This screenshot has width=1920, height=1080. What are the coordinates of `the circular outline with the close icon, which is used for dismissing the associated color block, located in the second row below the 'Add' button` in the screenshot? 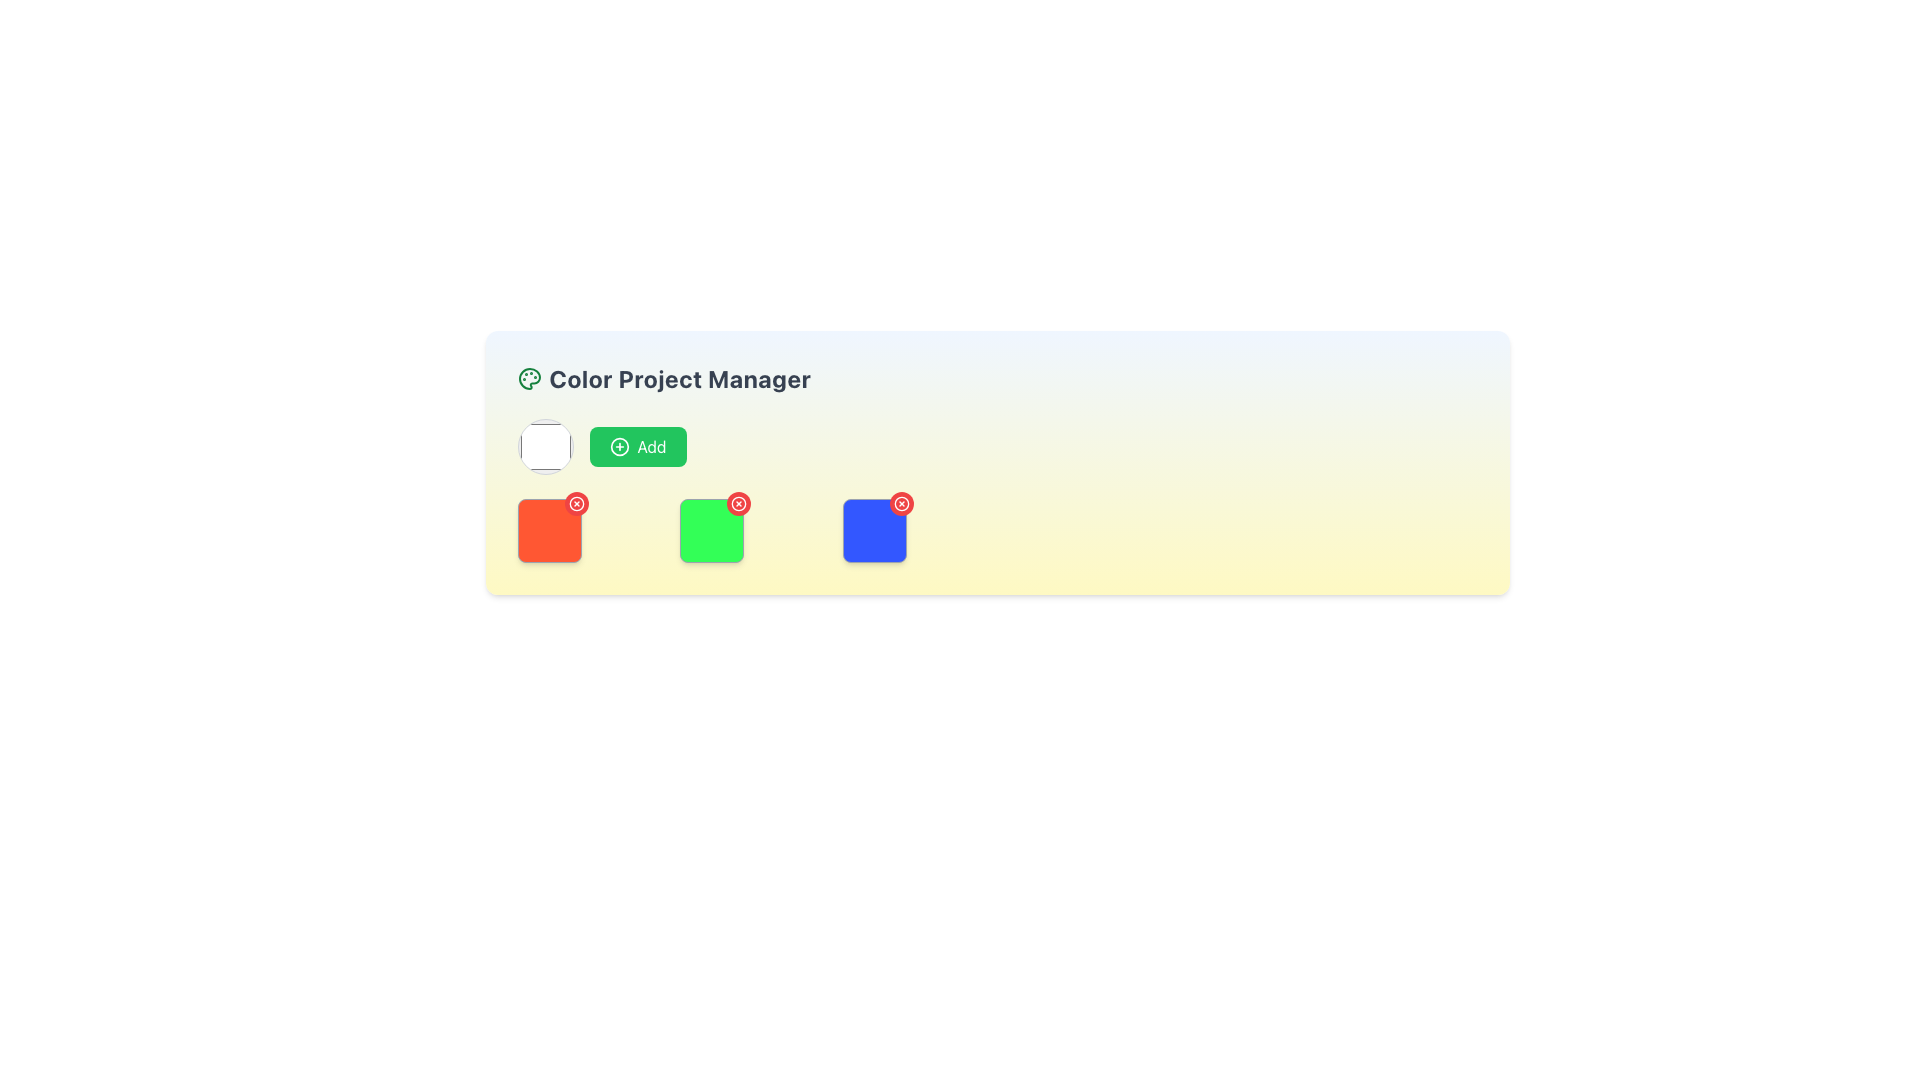 It's located at (738, 503).